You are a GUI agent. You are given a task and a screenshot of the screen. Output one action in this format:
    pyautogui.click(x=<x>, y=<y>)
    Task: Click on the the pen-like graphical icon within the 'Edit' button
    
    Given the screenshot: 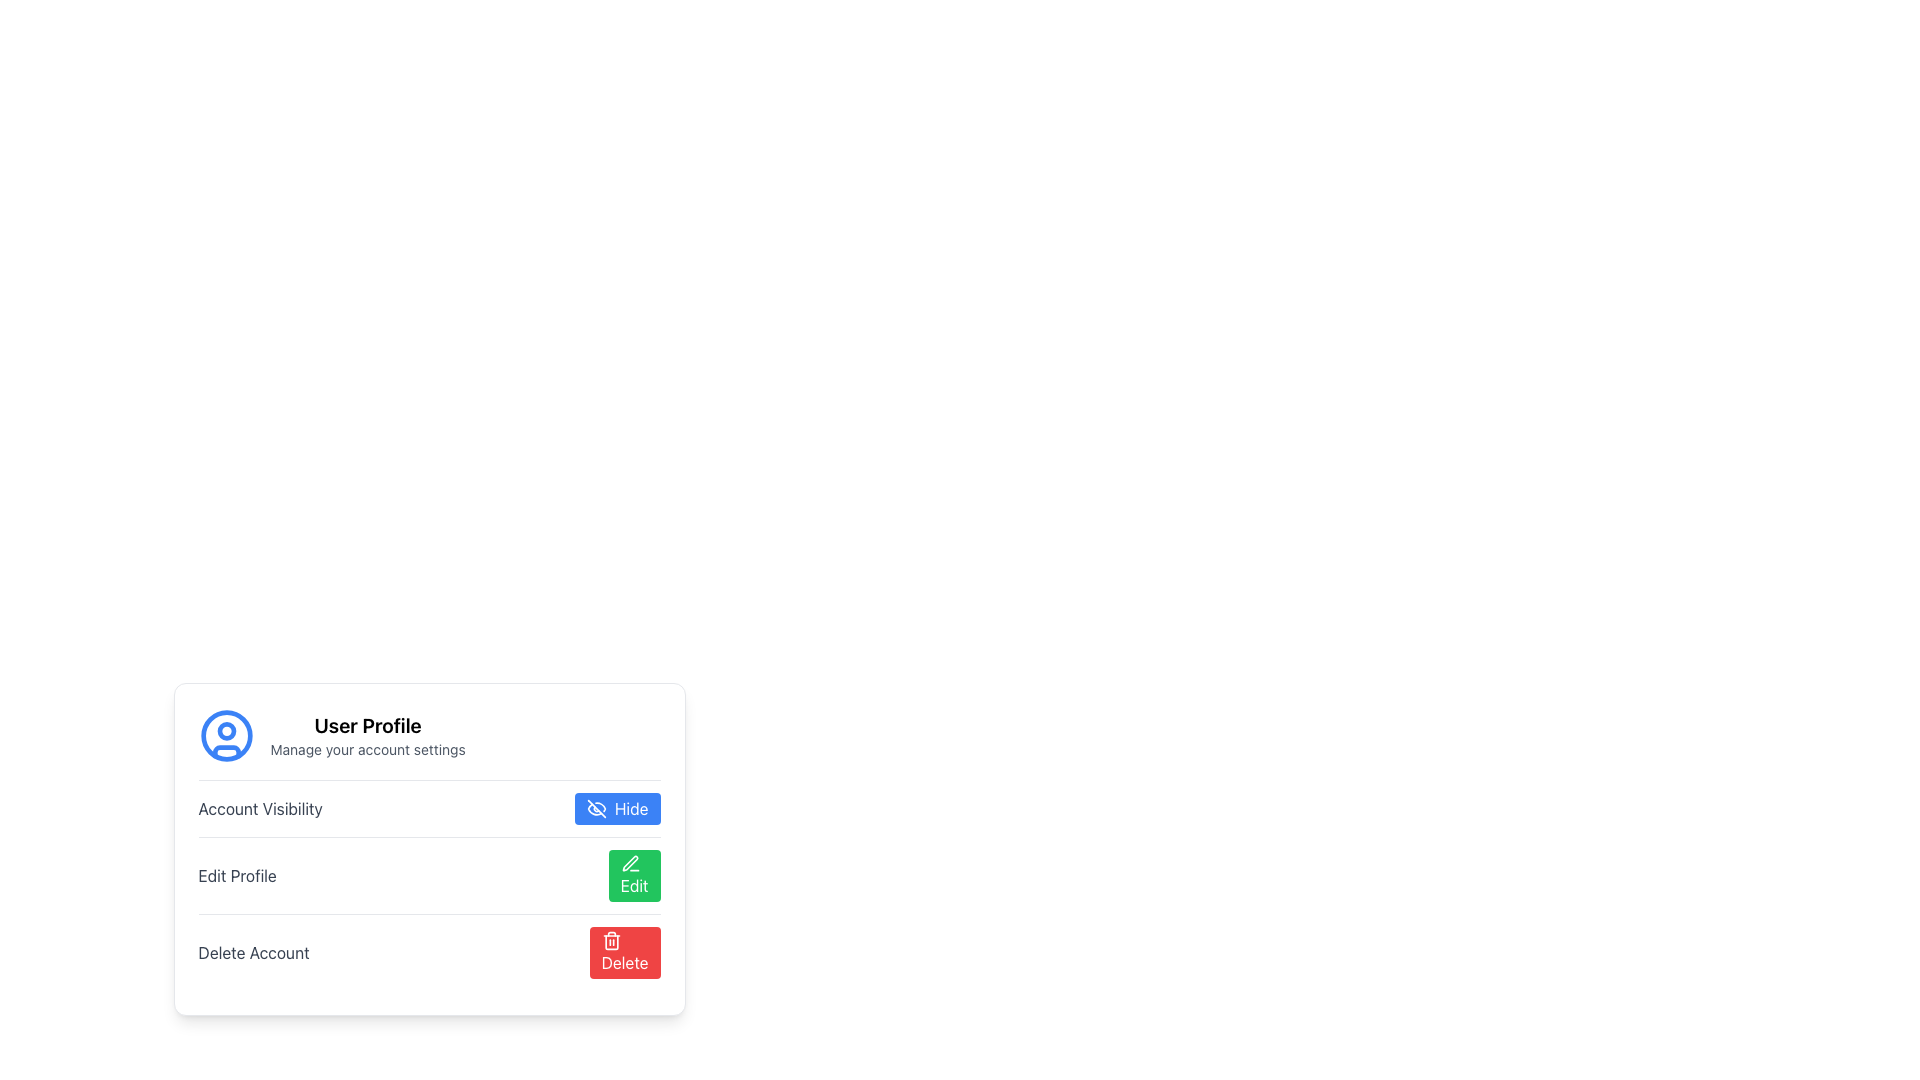 What is the action you would take?
    pyautogui.click(x=629, y=862)
    